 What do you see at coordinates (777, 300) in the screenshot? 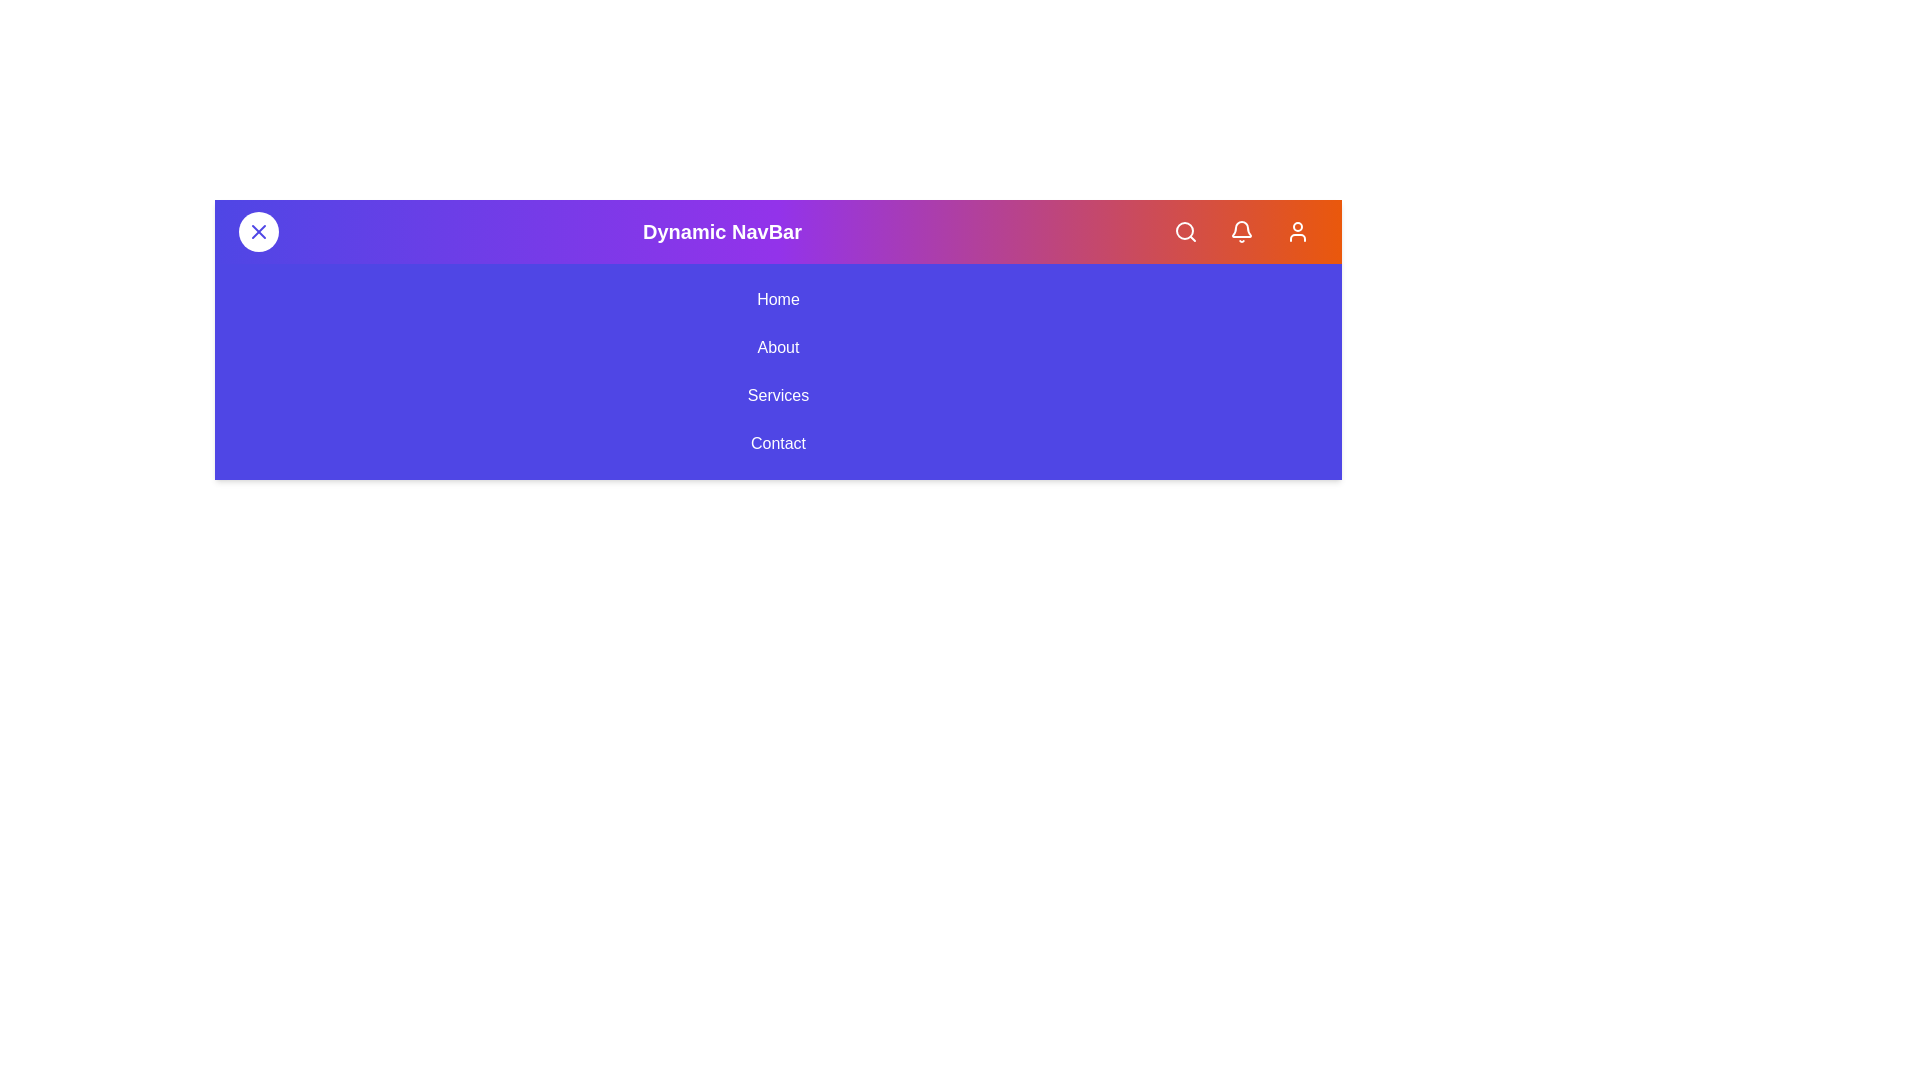
I see `the navigation menu link labeled Home` at bounding box center [777, 300].